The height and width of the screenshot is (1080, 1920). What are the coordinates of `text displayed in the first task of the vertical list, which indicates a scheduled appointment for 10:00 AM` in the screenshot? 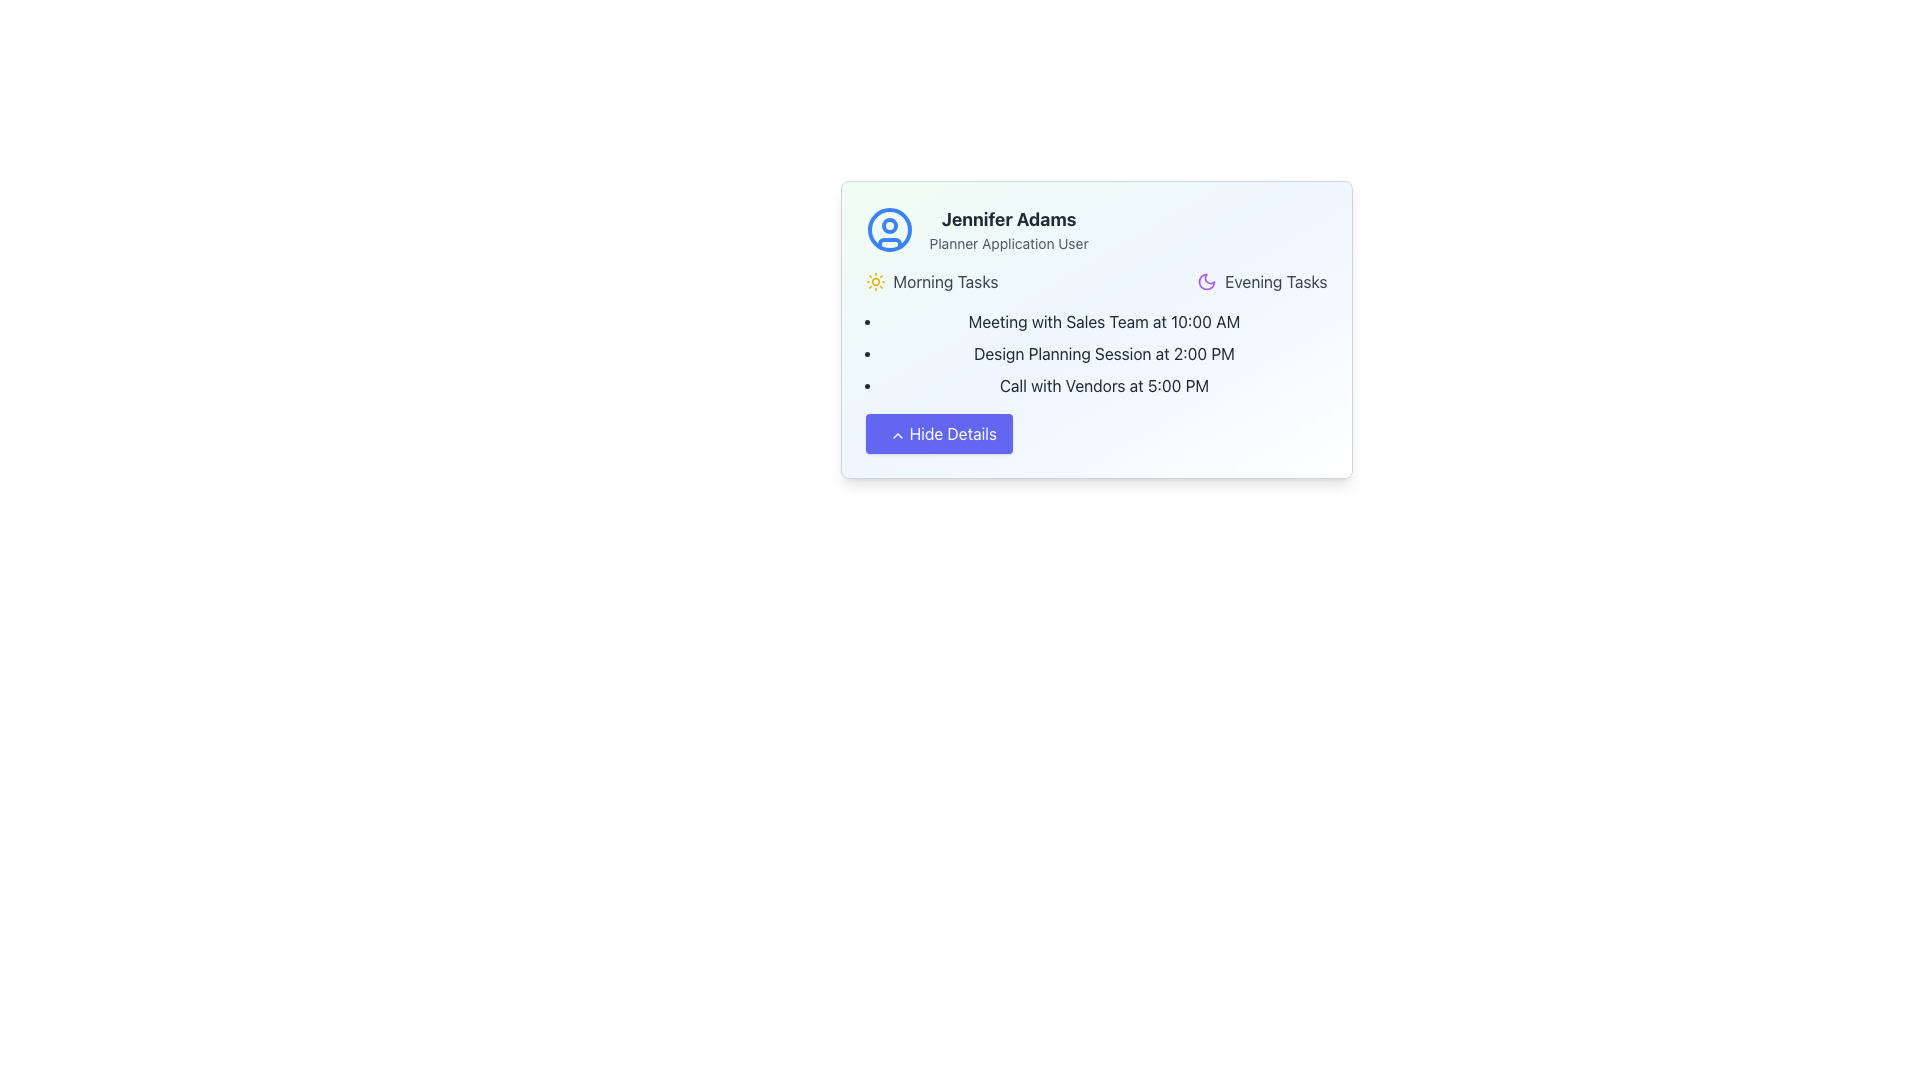 It's located at (1103, 320).